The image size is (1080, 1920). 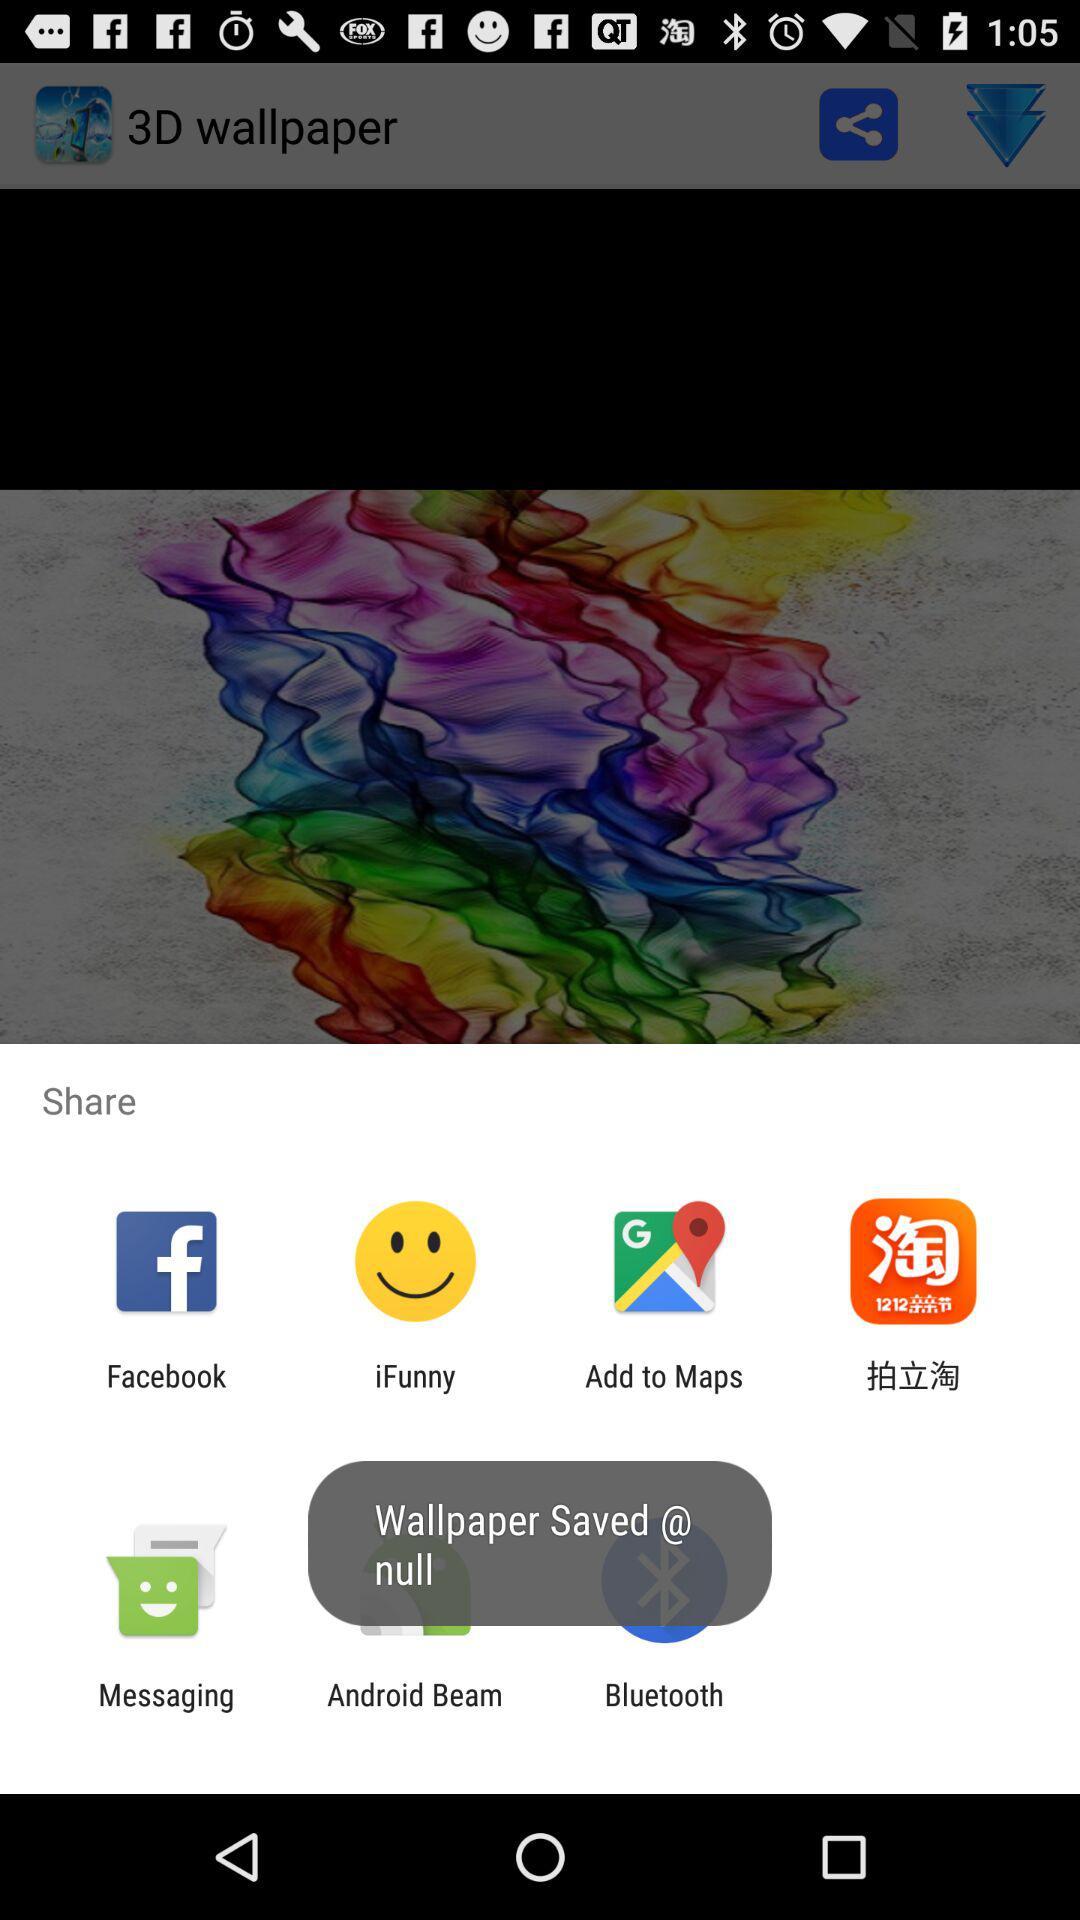 I want to click on app next to facebook app, so click(x=414, y=1392).